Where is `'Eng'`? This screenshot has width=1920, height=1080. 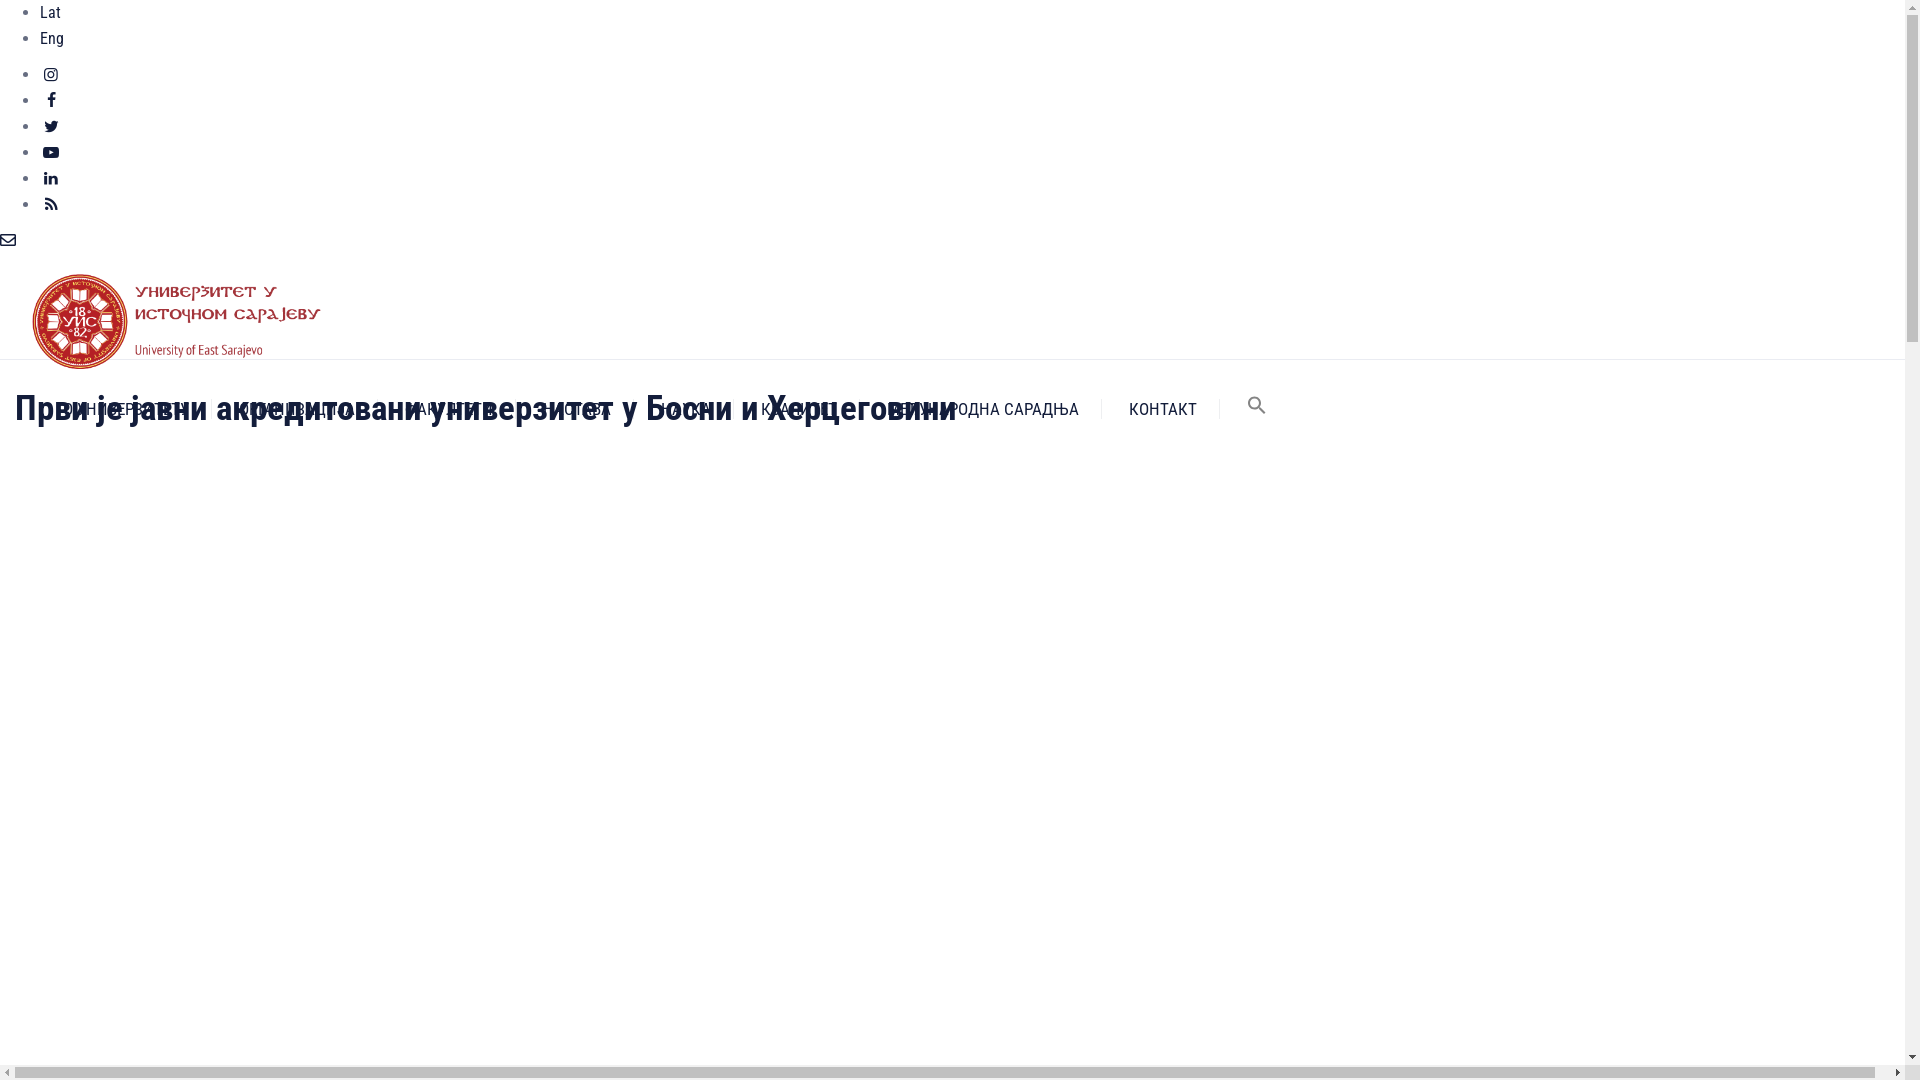
'Eng' is located at coordinates (52, 38).